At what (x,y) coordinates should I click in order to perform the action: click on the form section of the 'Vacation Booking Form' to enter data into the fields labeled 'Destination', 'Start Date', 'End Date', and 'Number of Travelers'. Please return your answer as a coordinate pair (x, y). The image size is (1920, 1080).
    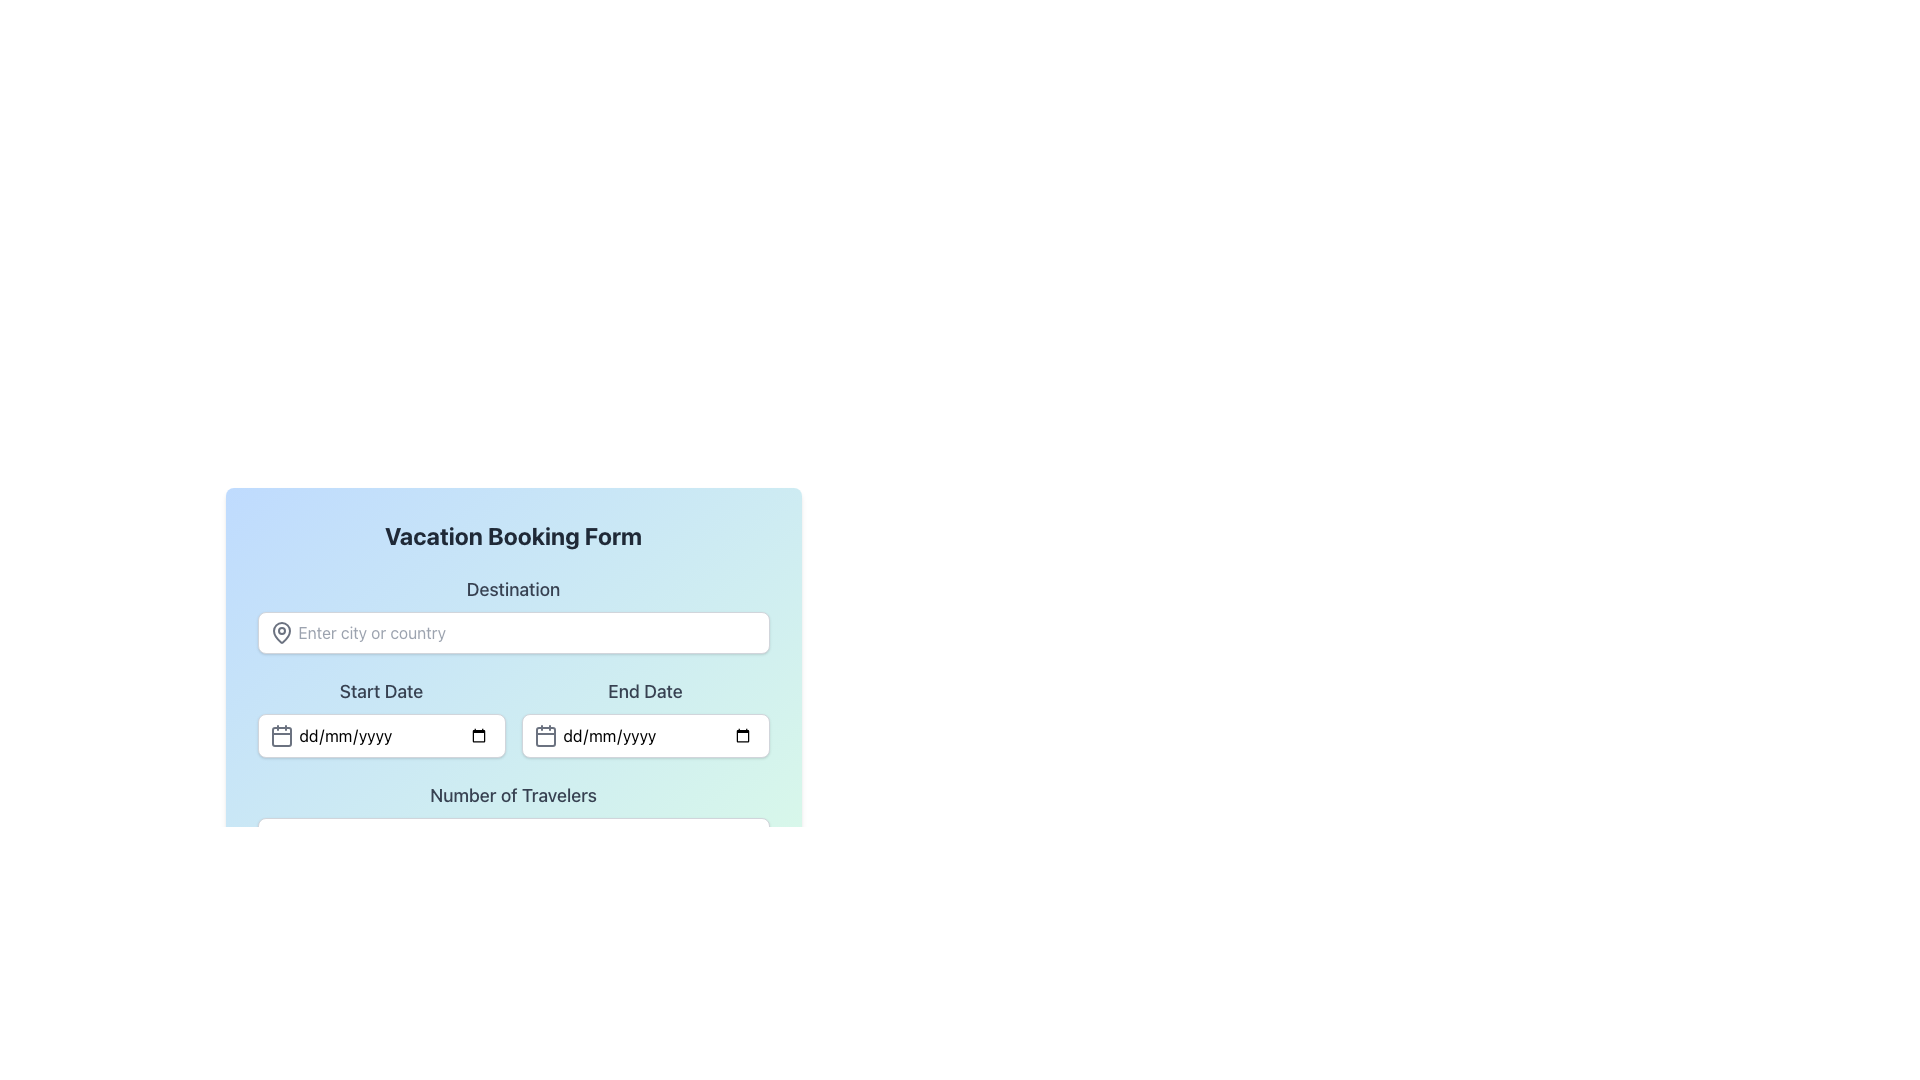
    Looking at the image, I should click on (513, 753).